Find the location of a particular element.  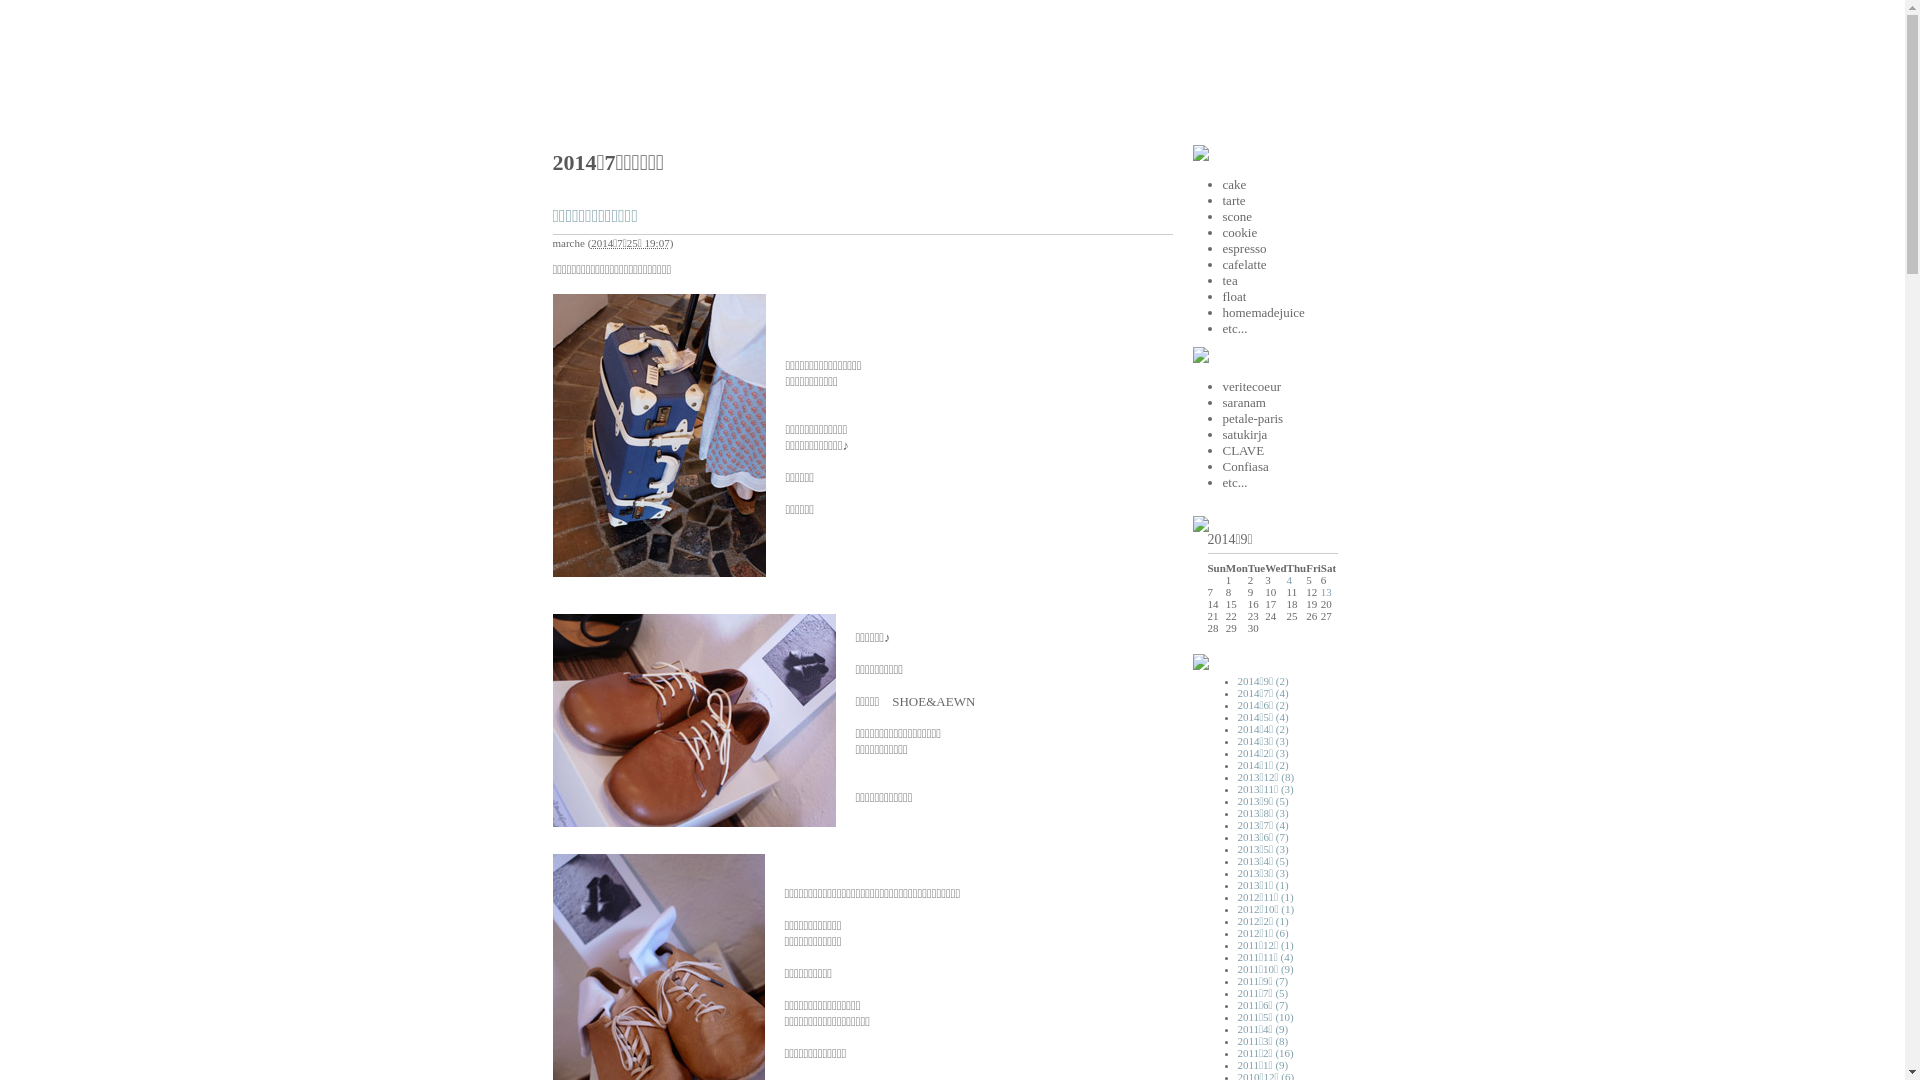

'13' is located at coordinates (1326, 590).